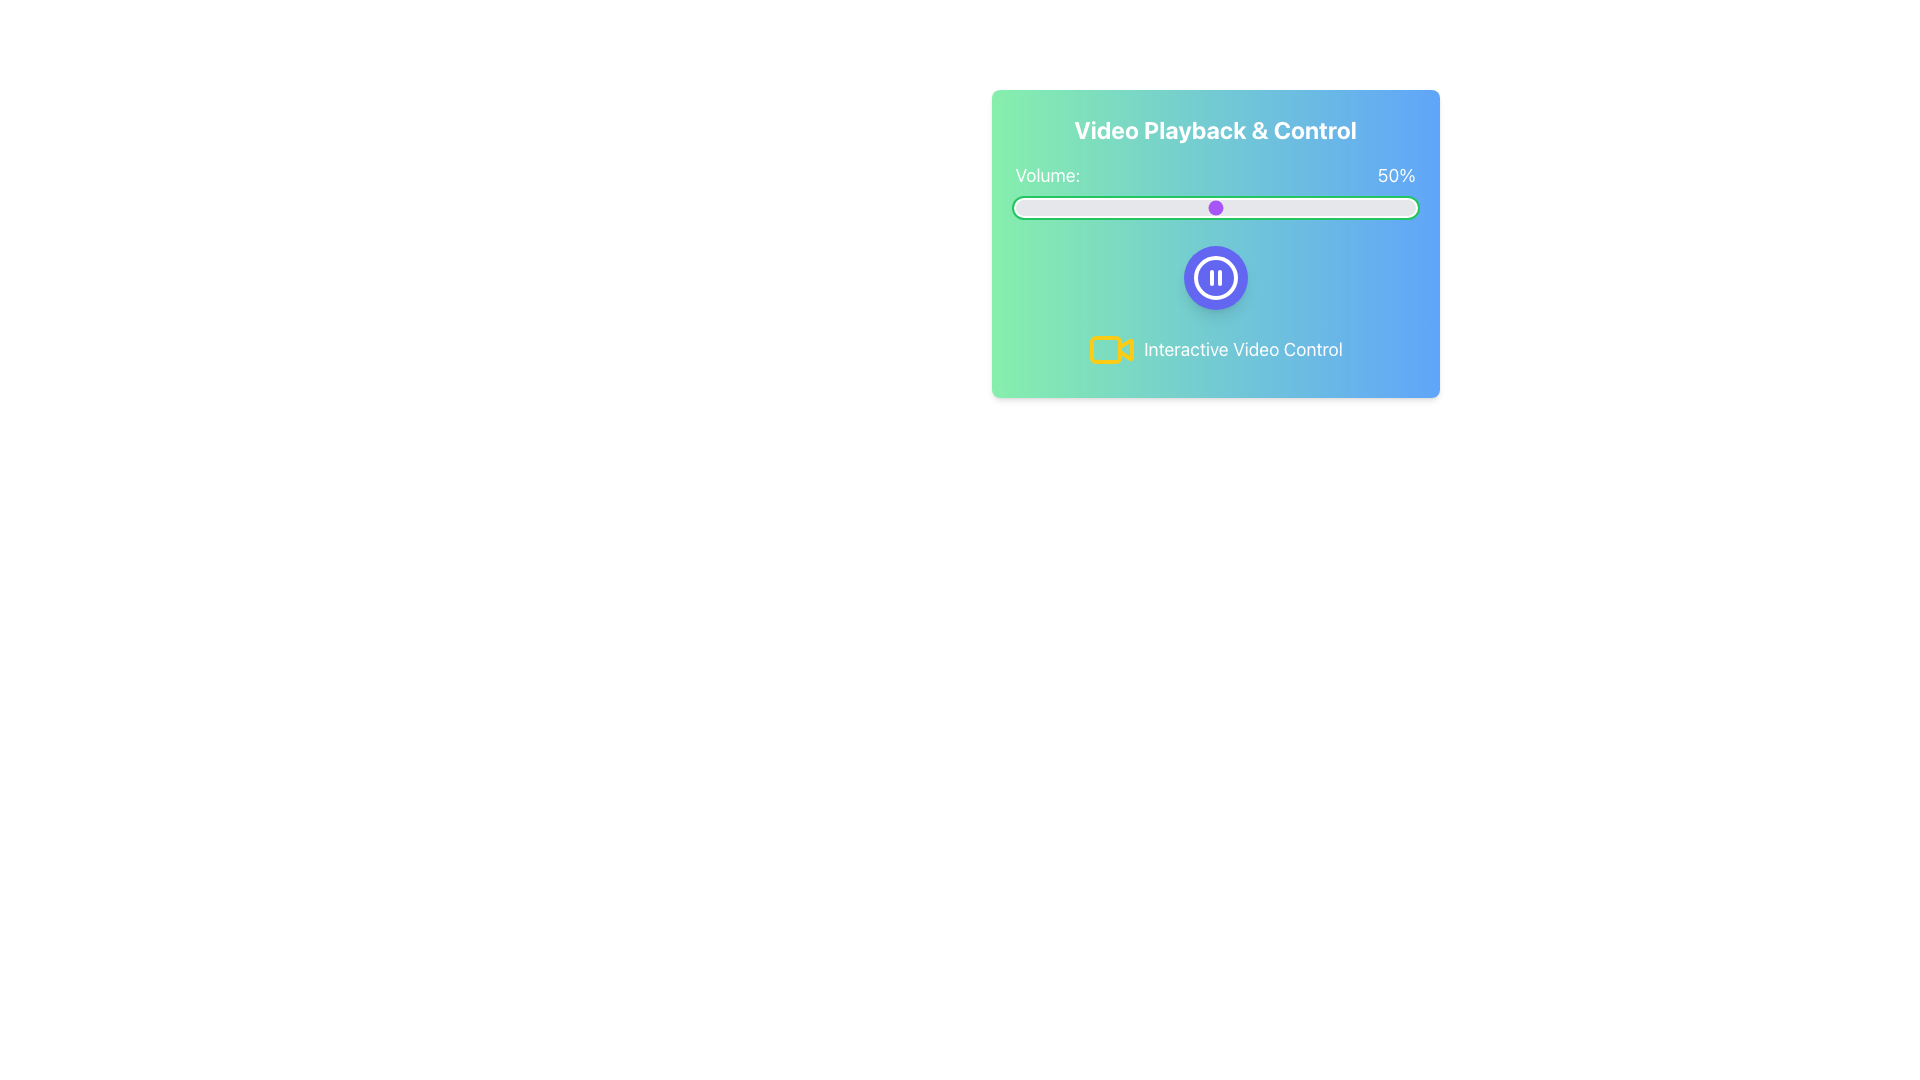 Image resolution: width=1920 pixels, height=1080 pixels. Describe the element at coordinates (1395, 175) in the screenshot. I see `the Static Label displaying '50%' in white font against a blue background, located in the top-right corner of the volume control section of the 'Video Playback & Control' interface` at that location.